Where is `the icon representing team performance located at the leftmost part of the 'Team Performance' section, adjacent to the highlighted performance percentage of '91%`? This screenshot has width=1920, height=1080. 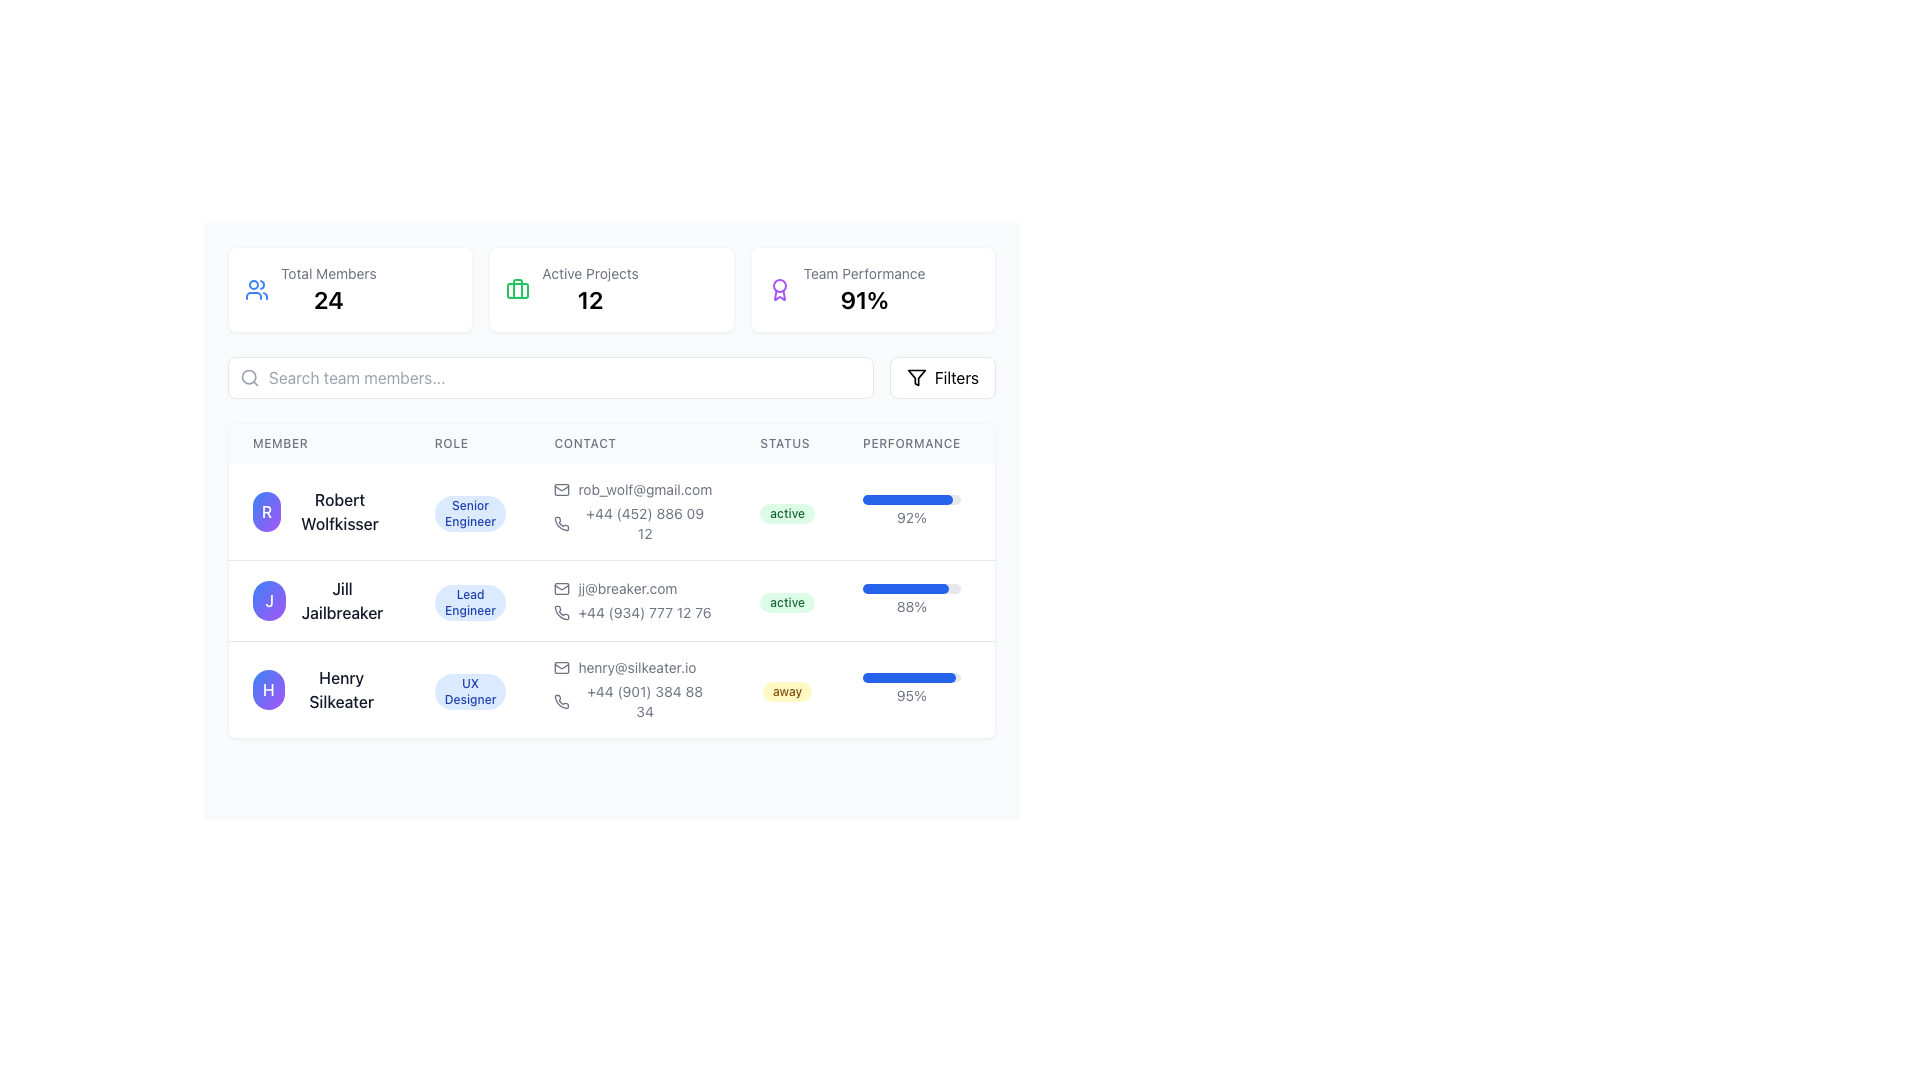 the icon representing team performance located at the leftmost part of the 'Team Performance' section, adjacent to the highlighted performance percentage of '91% is located at coordinates (778, 289).